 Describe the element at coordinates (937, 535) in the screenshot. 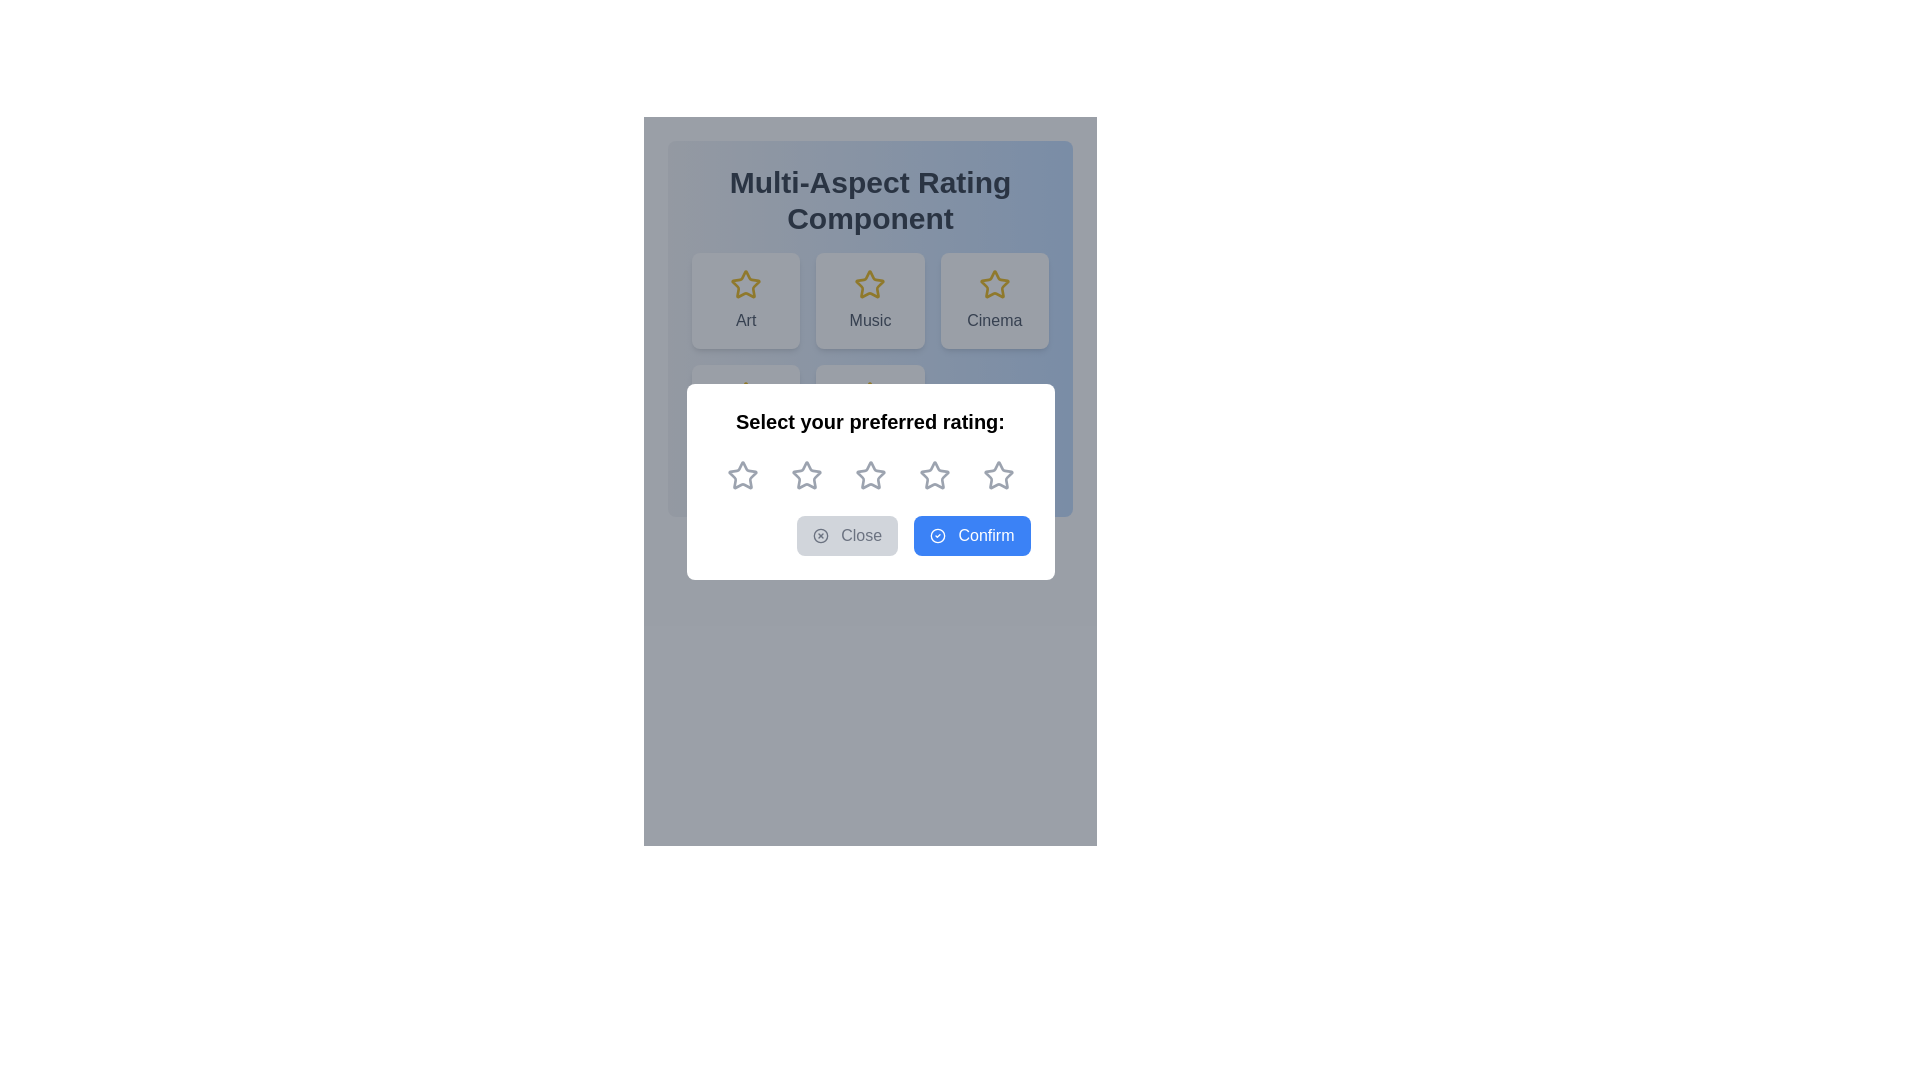

I see `the blue outlined circle icon with a checkmark located to the left of the 'Confirm' text within the button at the bottom-right corner of the modal dialog` at that location.